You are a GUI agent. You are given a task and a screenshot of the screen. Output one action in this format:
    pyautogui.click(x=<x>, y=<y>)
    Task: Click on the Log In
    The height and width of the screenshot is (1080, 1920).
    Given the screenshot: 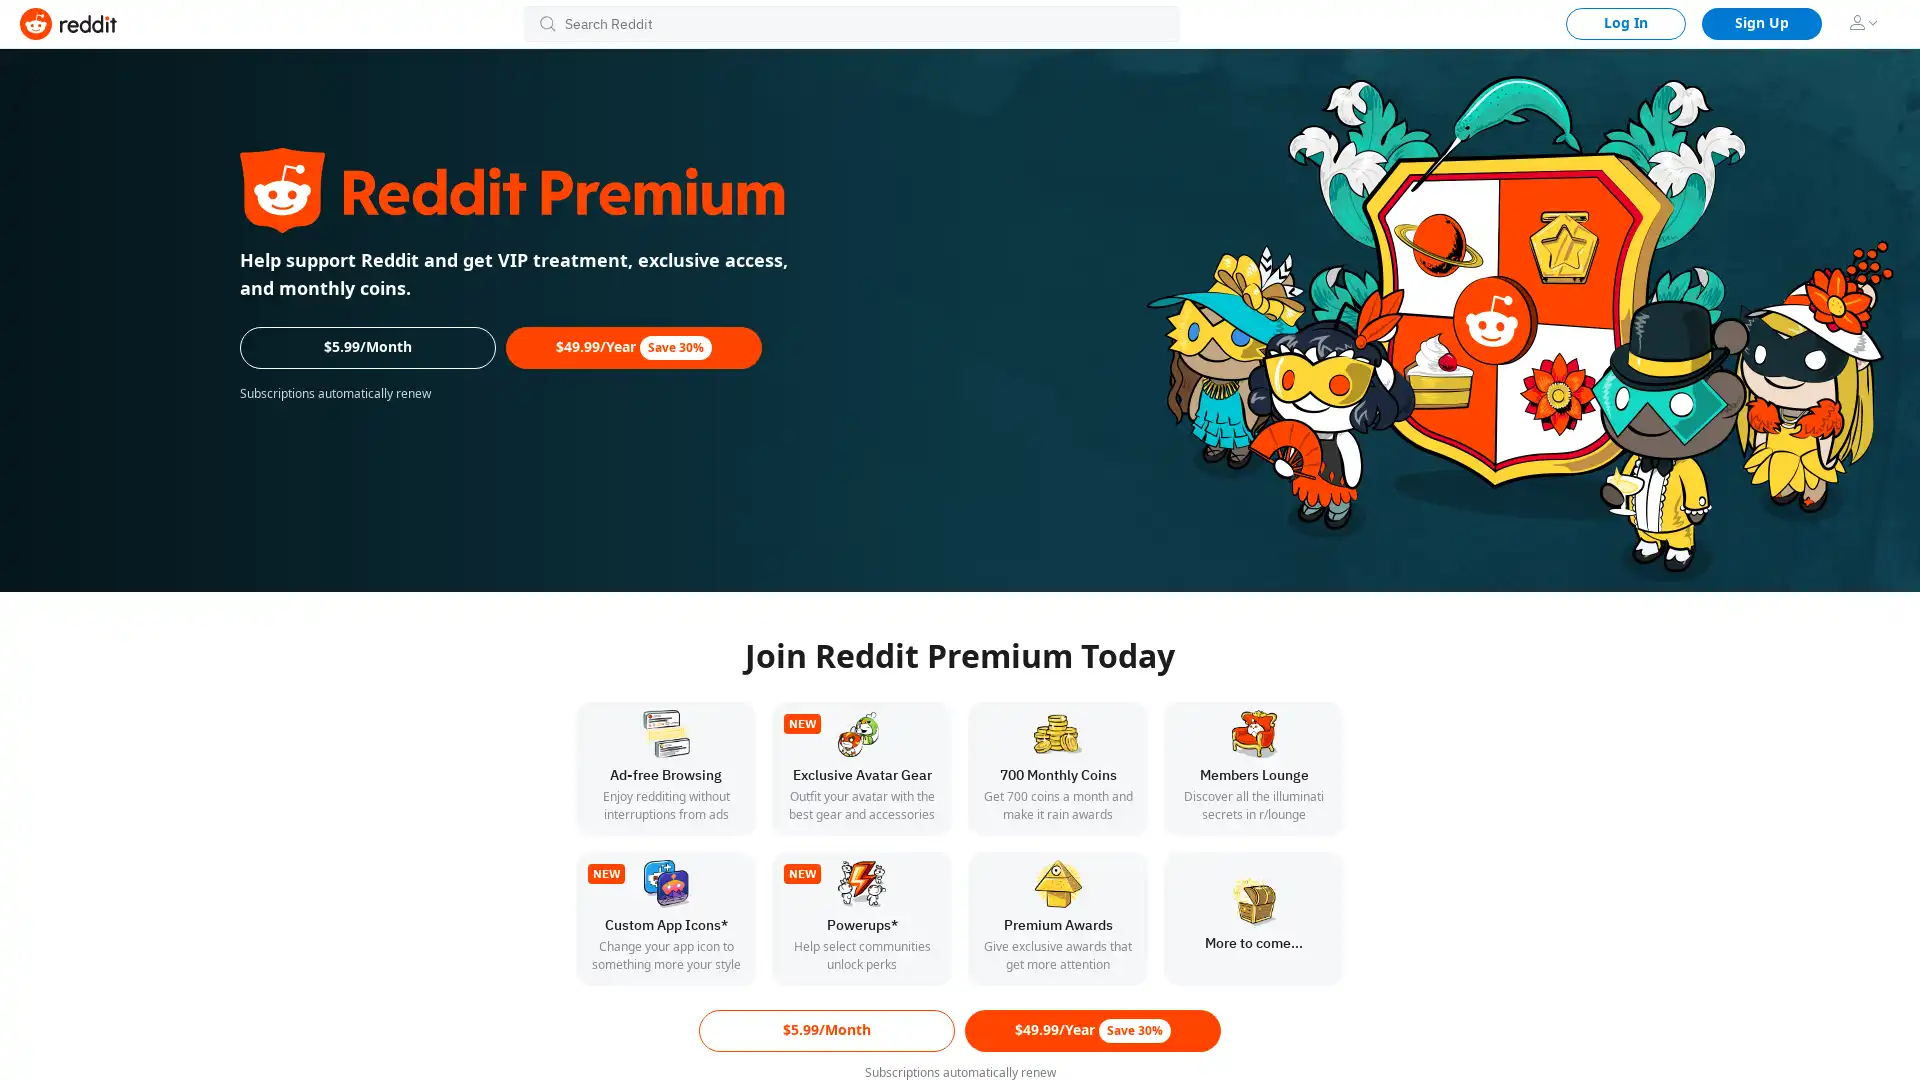 What is the action you would take?
    pyautogui.click(x=1626, y=23)
    